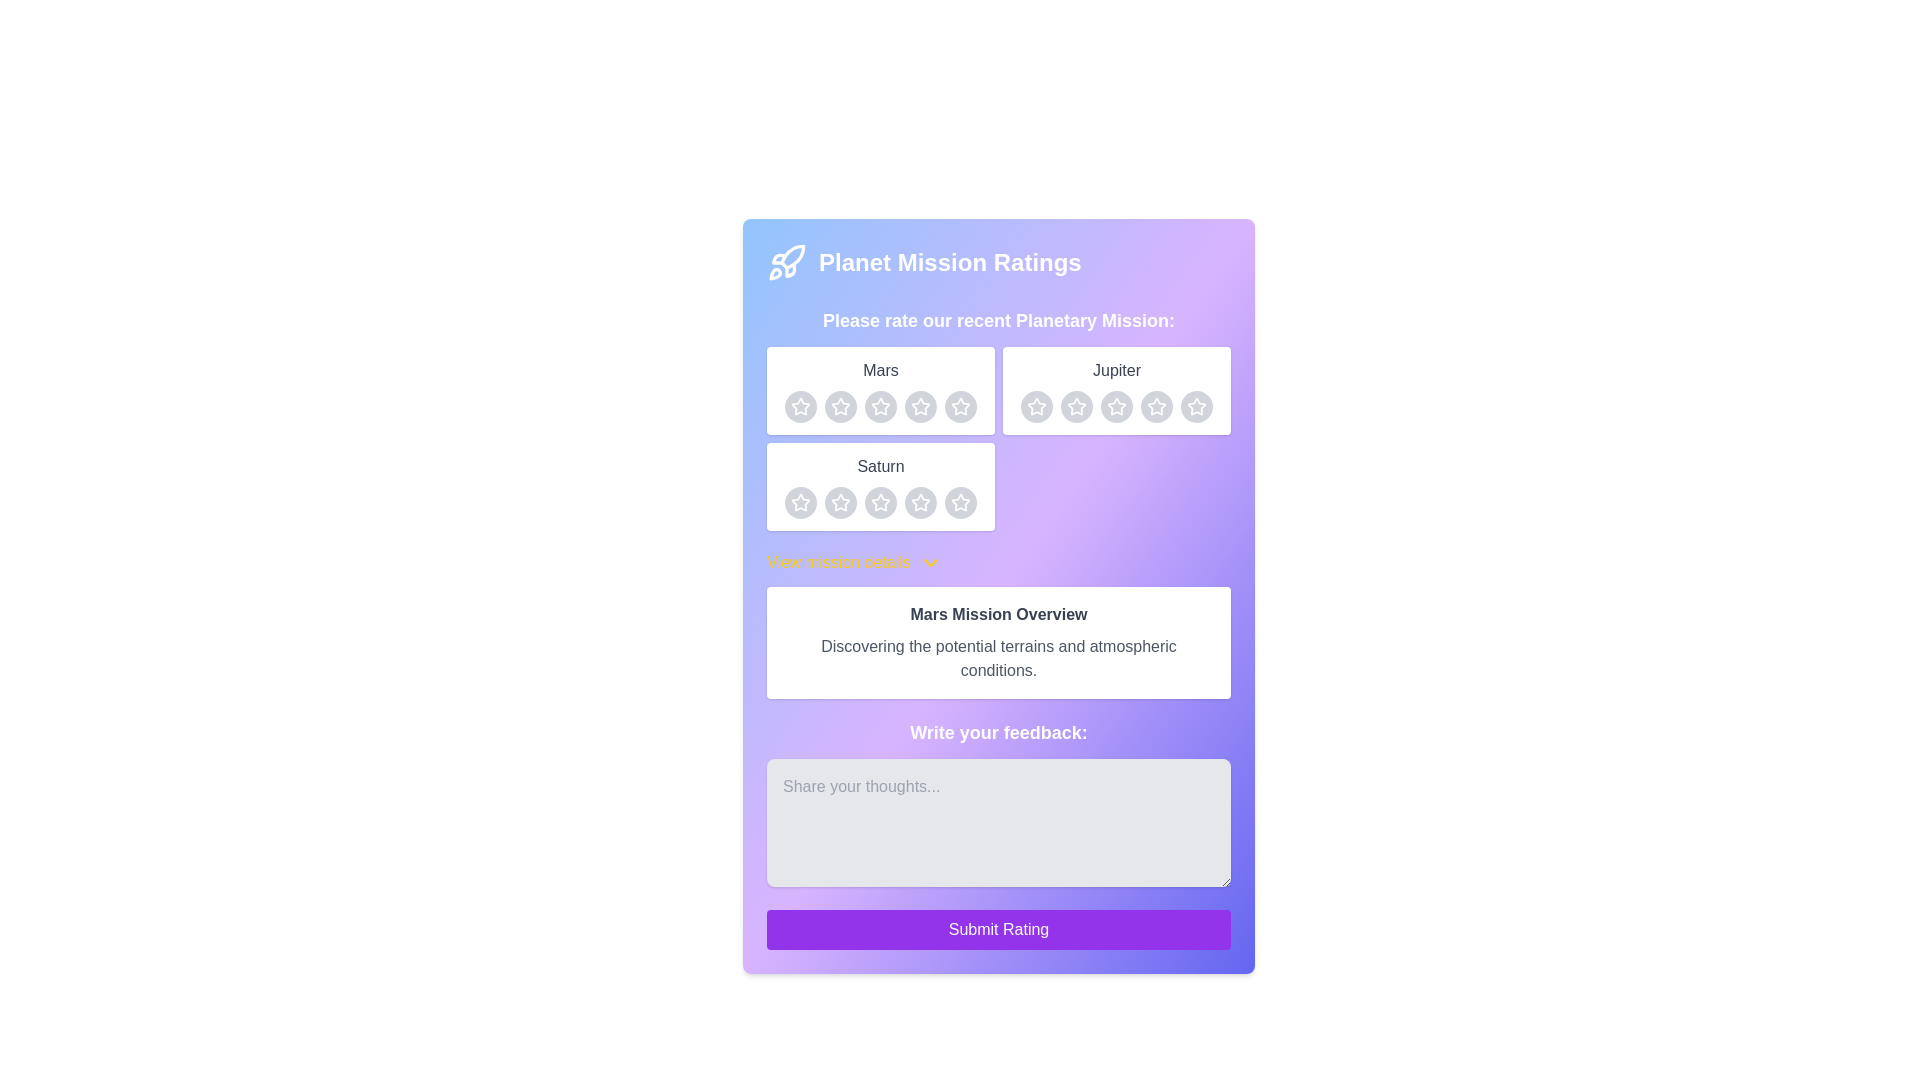 Image resolution: width=1920 pixels, height=1080 pixels. Describe the element at coordinates (960, 501) in the screenshot. I see `the fifth star rating icon in the Saturn row` at that location.